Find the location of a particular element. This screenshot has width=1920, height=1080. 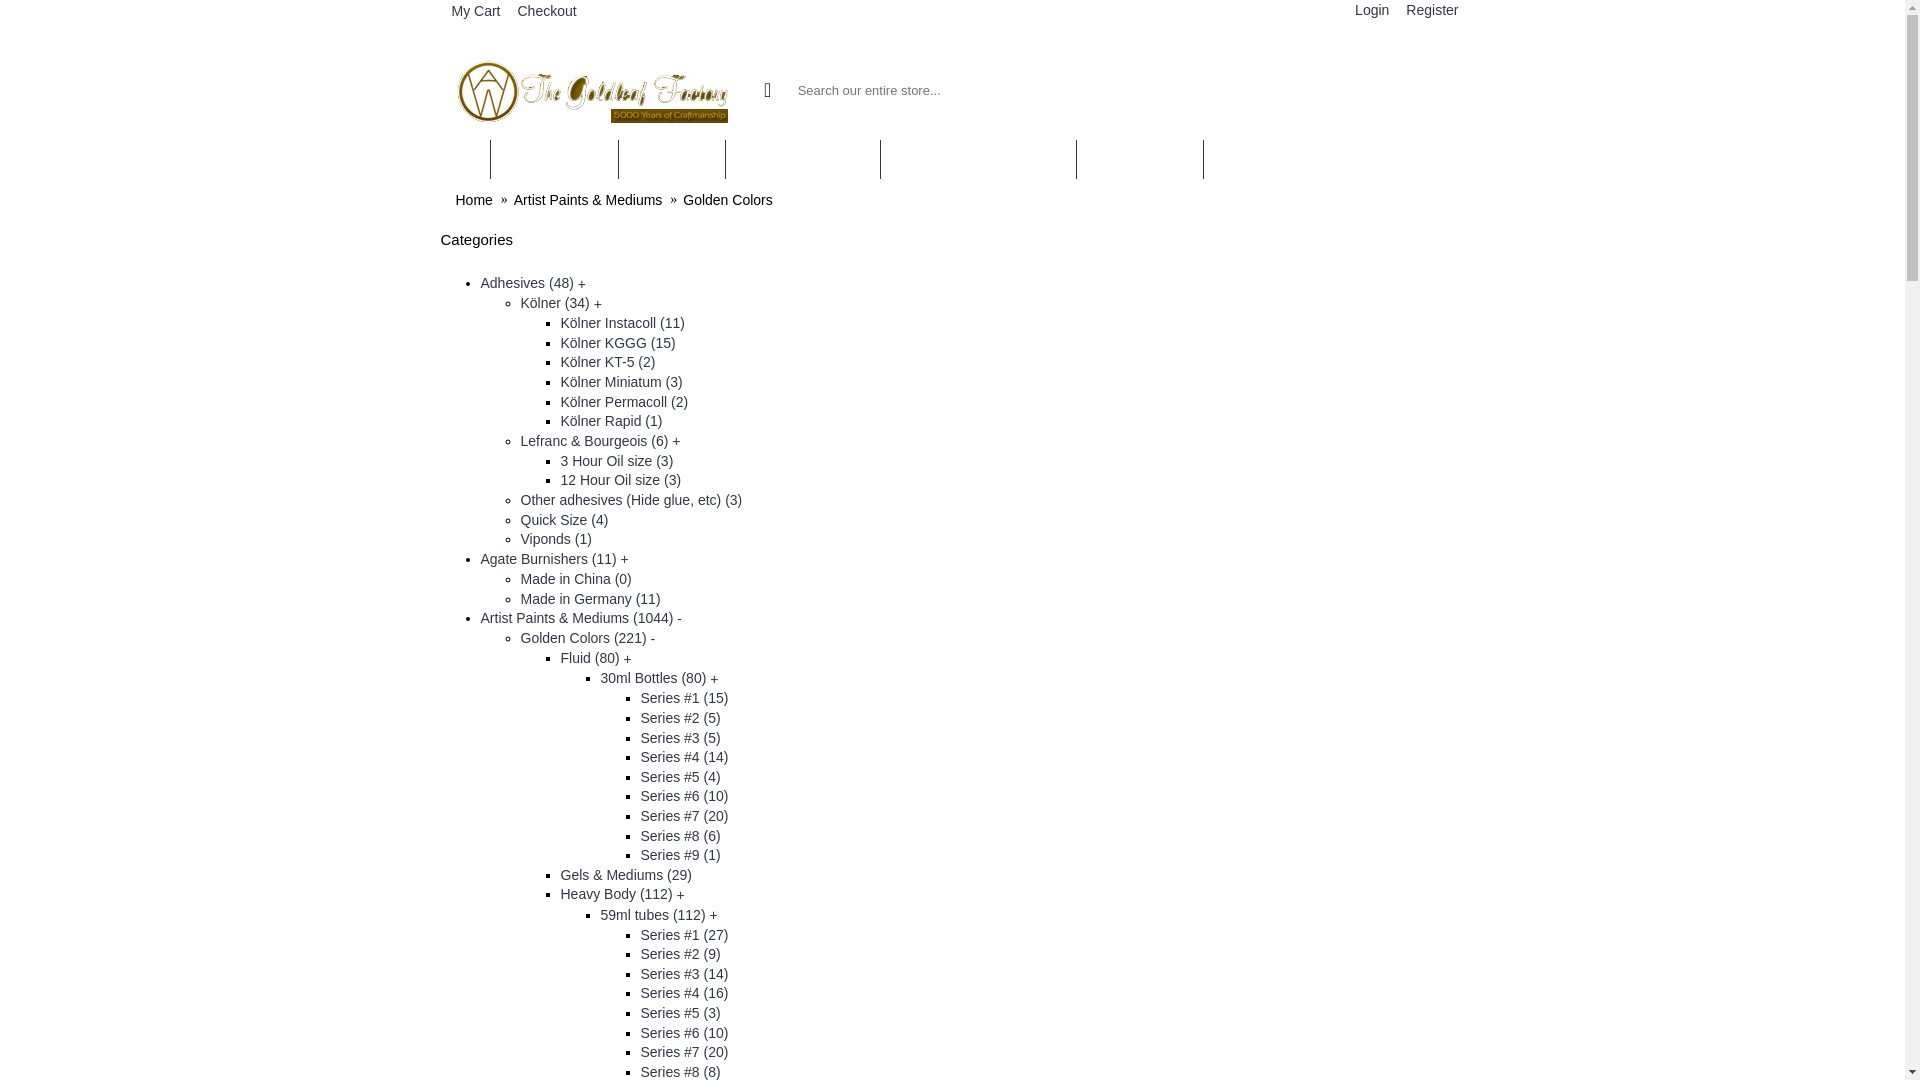

'Made in Germany (11)' is located at coordinates (589, 596).